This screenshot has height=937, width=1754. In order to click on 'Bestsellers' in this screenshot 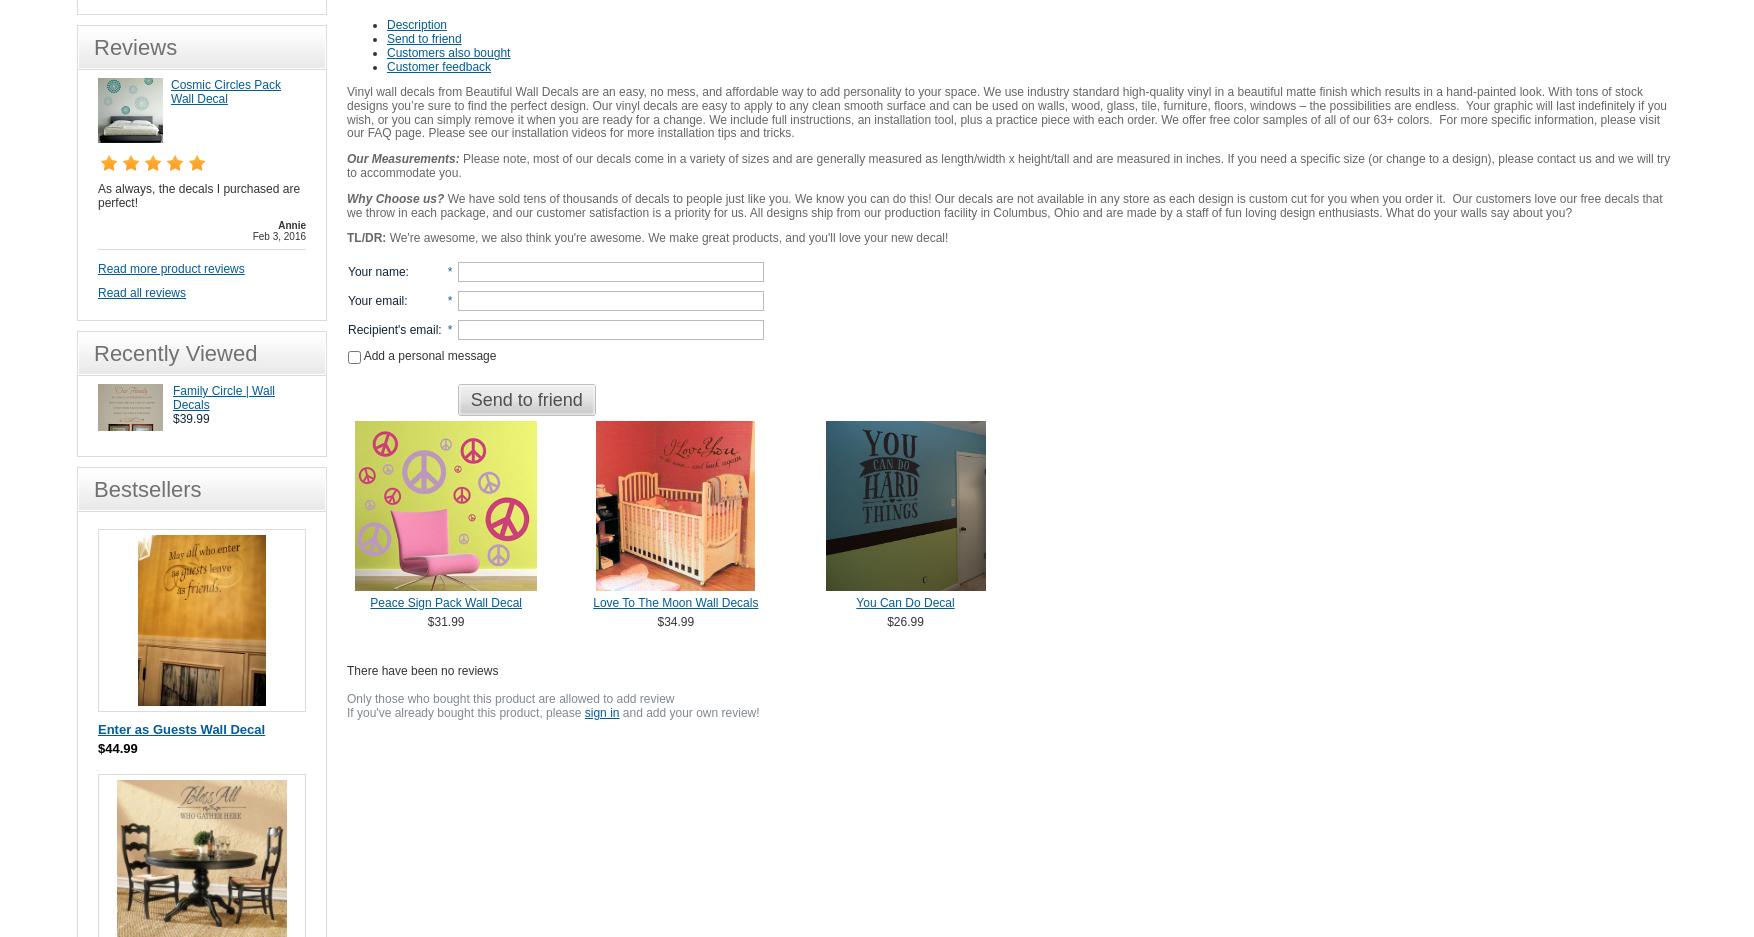, I will do `click(146, 489)`.